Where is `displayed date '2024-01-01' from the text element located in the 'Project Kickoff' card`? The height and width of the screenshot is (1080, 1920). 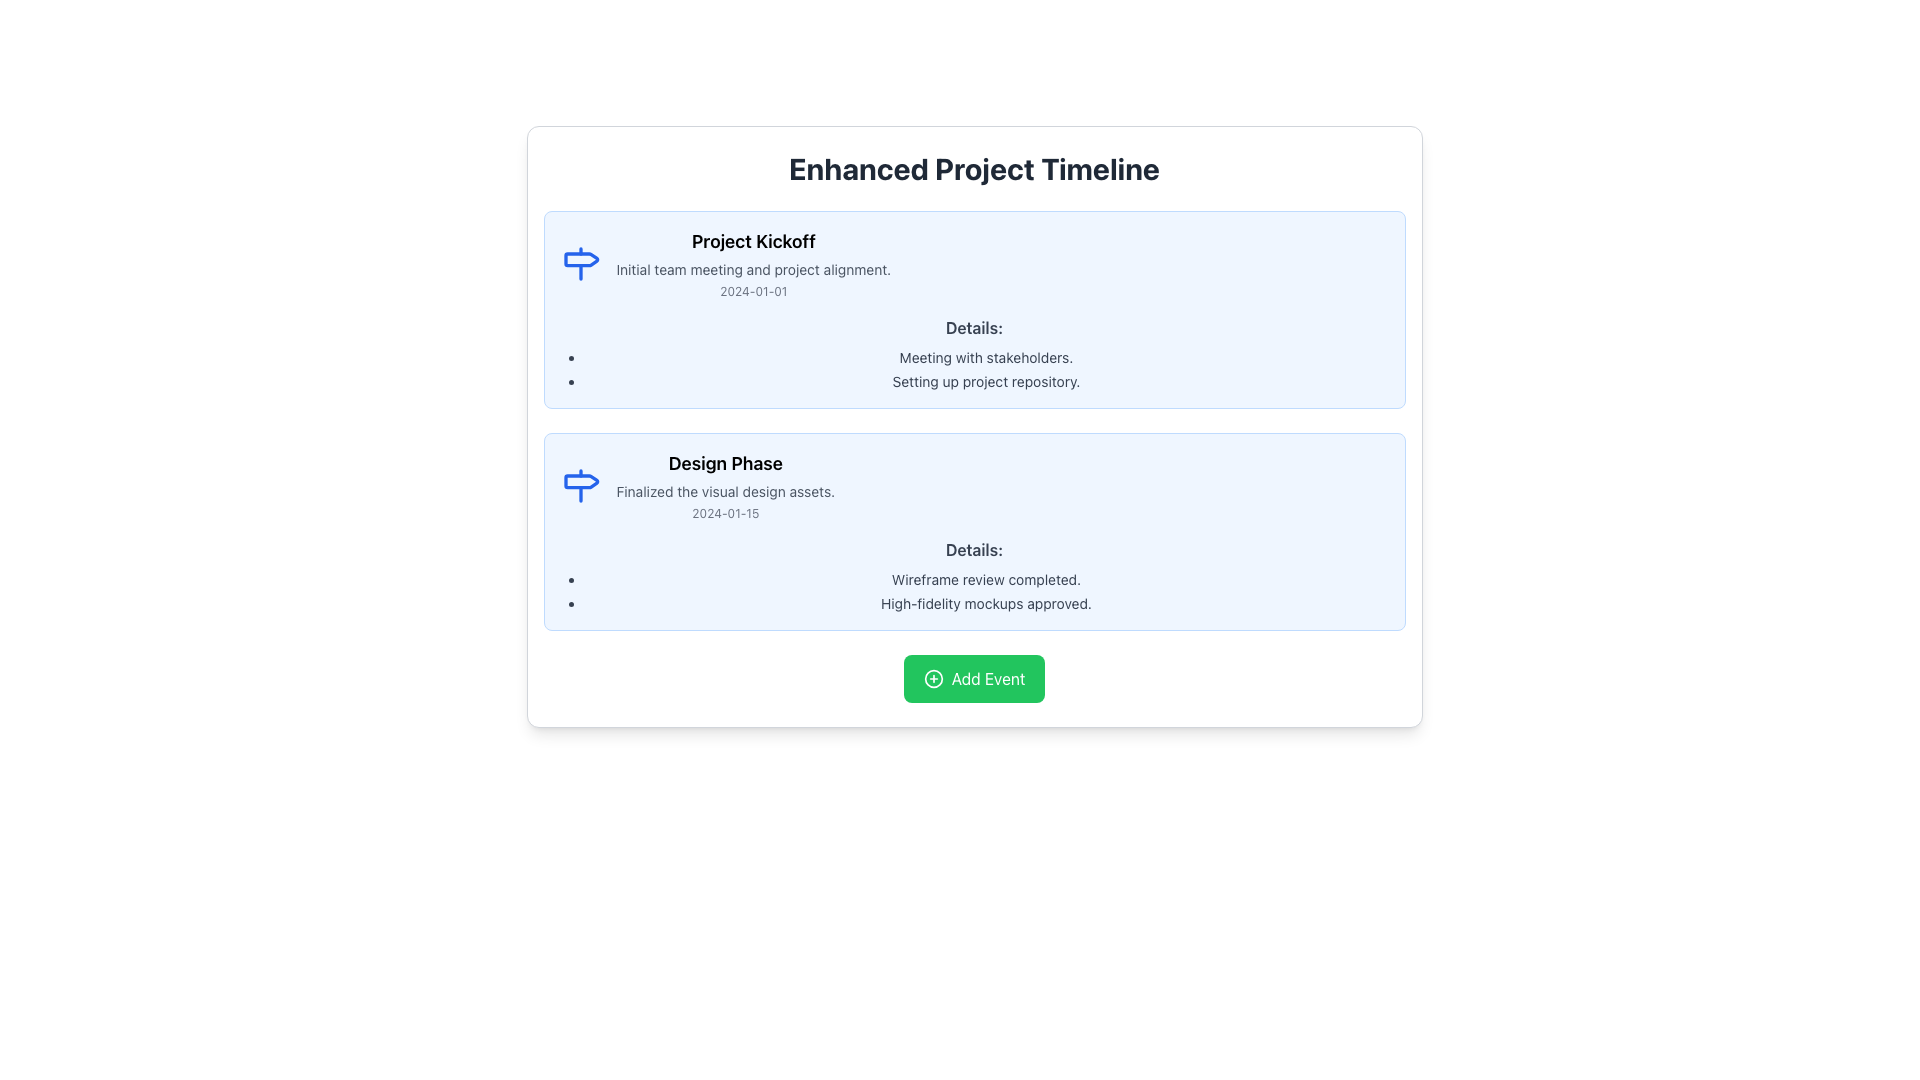 displayed date '2024-01-01' from the text element located in the 'Project Kickoff' card is located at coordinates (752, 292).